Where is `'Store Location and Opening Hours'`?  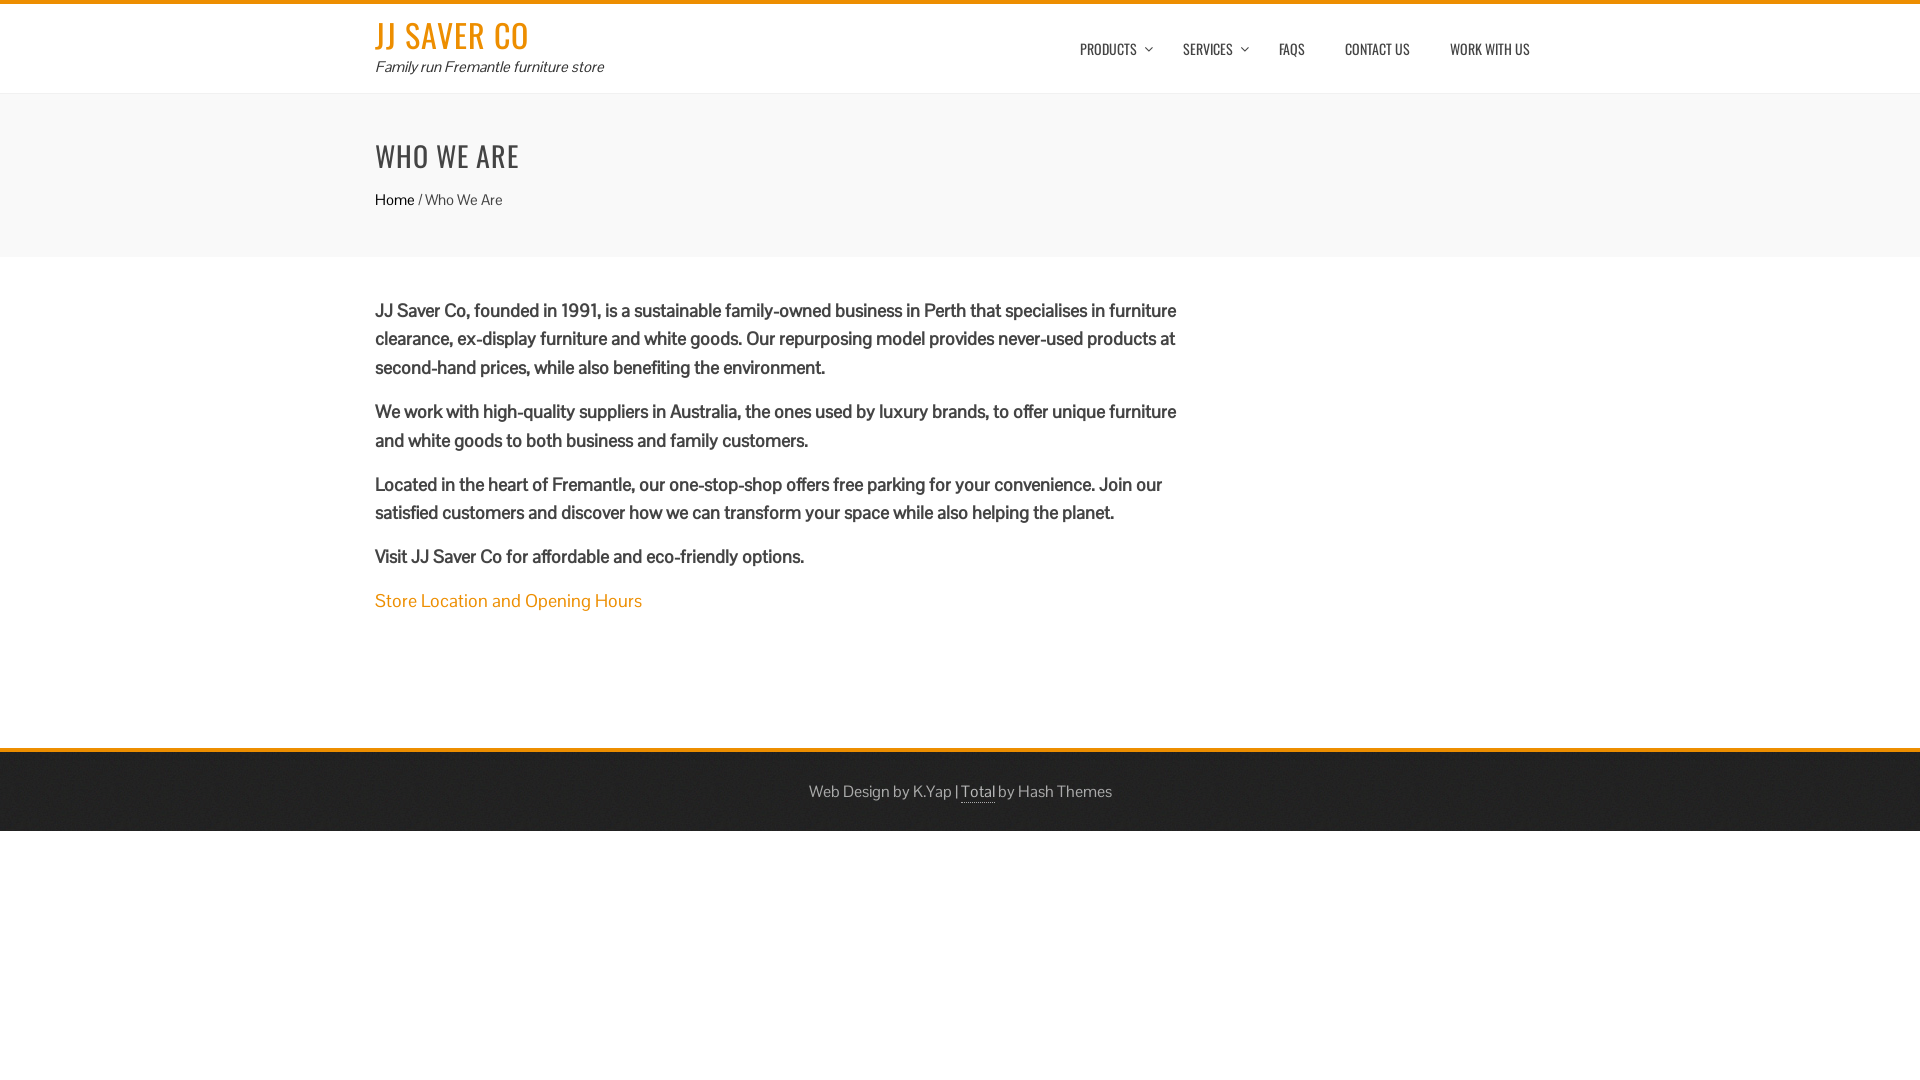
'Store Location and Opening Hours' is located at coordinates (508, 599).